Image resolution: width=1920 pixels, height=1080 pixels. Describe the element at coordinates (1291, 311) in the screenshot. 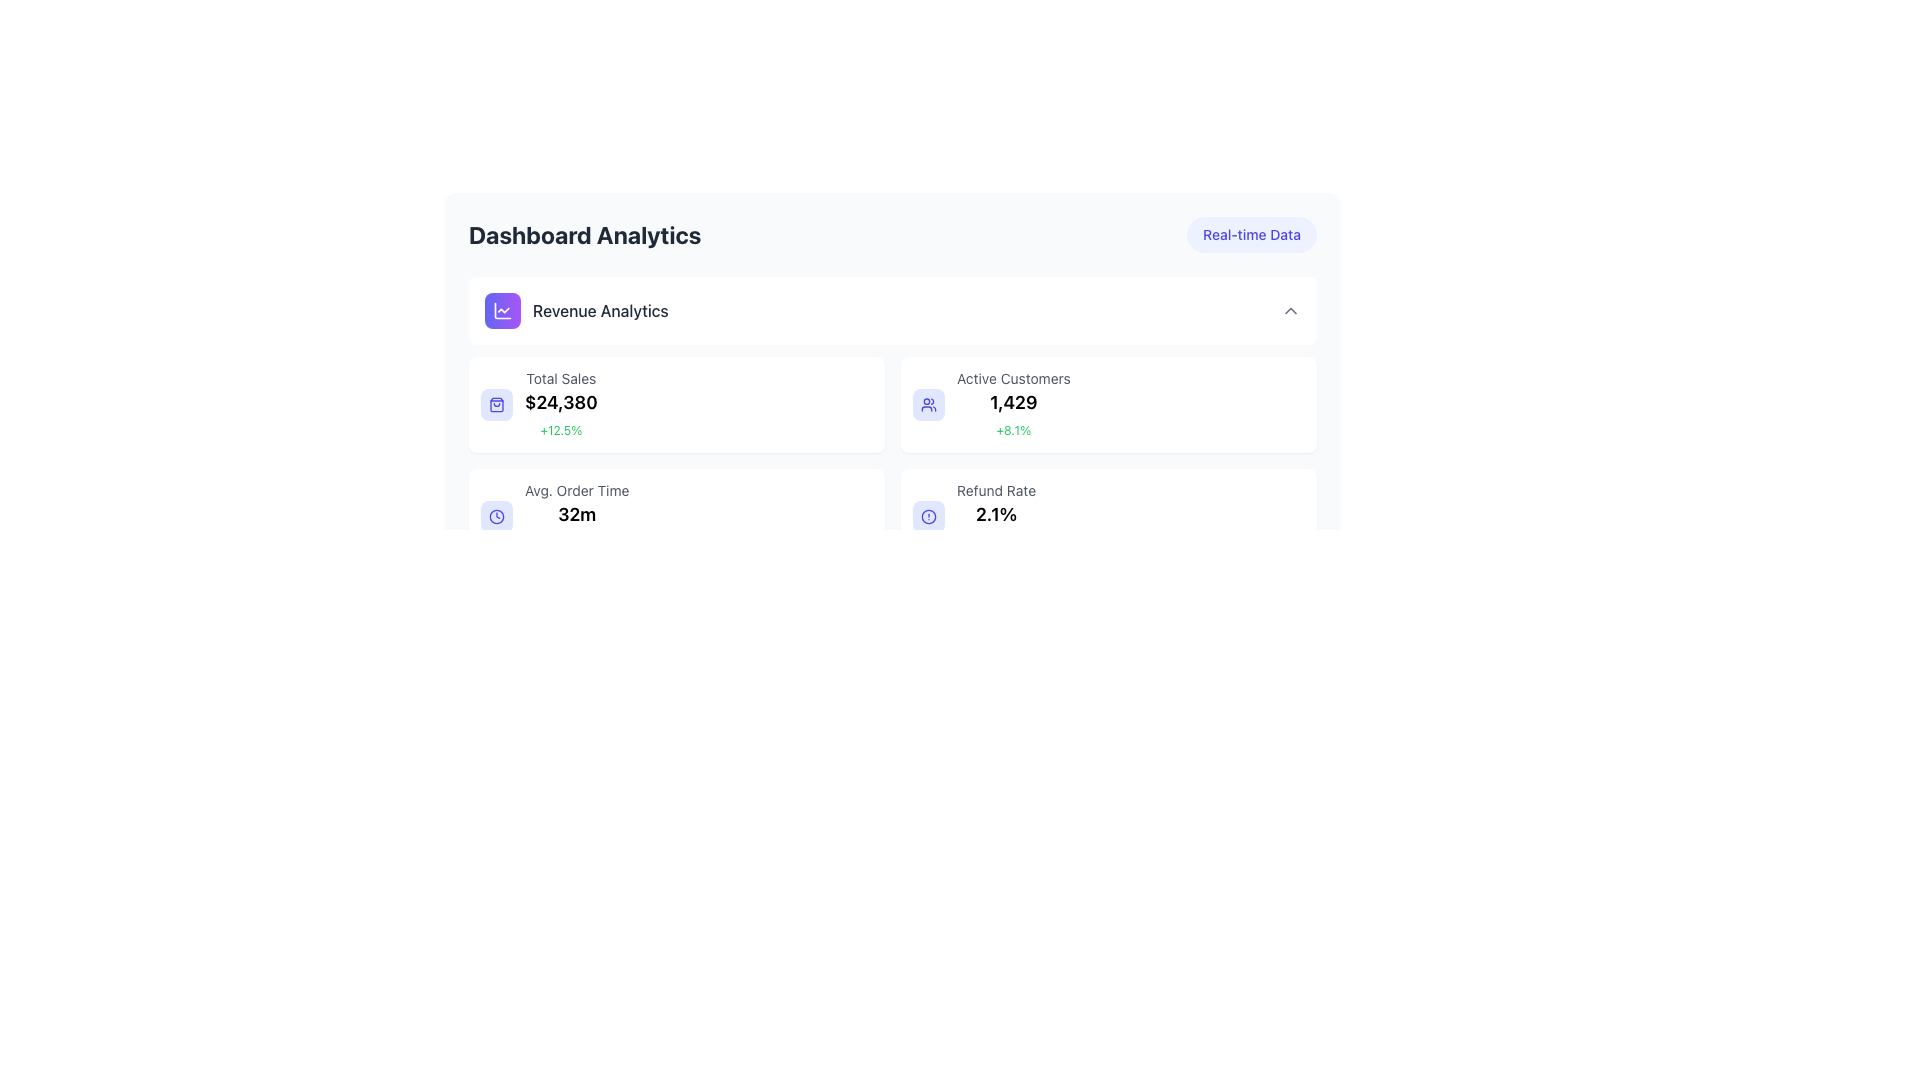

I see `the chevron icon located at the far right of the 'Revenue Analytics' header bar` at that location.